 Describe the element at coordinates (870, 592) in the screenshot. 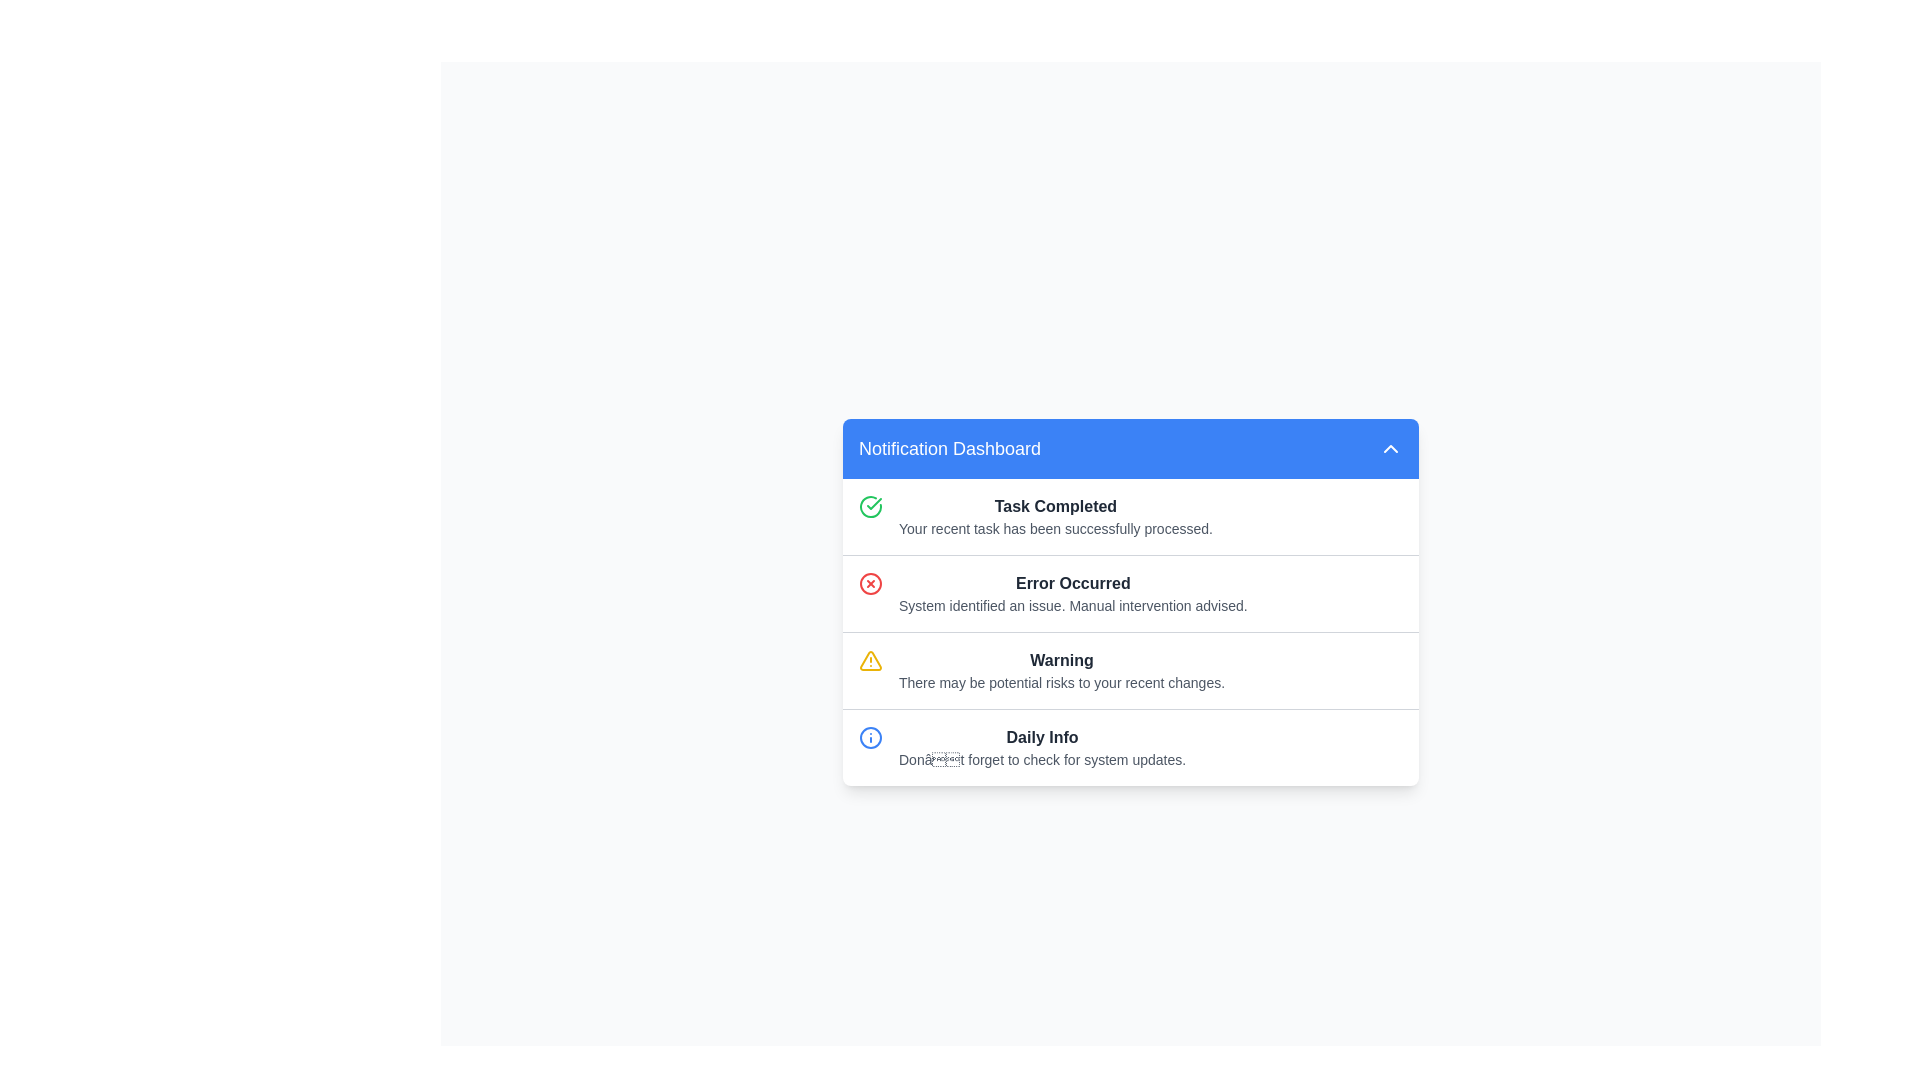

I see `the error indicator icon located in the notification card labeled 'Error Occurred', which is positioned to the left of the text 'Error Occurred'` at that location.